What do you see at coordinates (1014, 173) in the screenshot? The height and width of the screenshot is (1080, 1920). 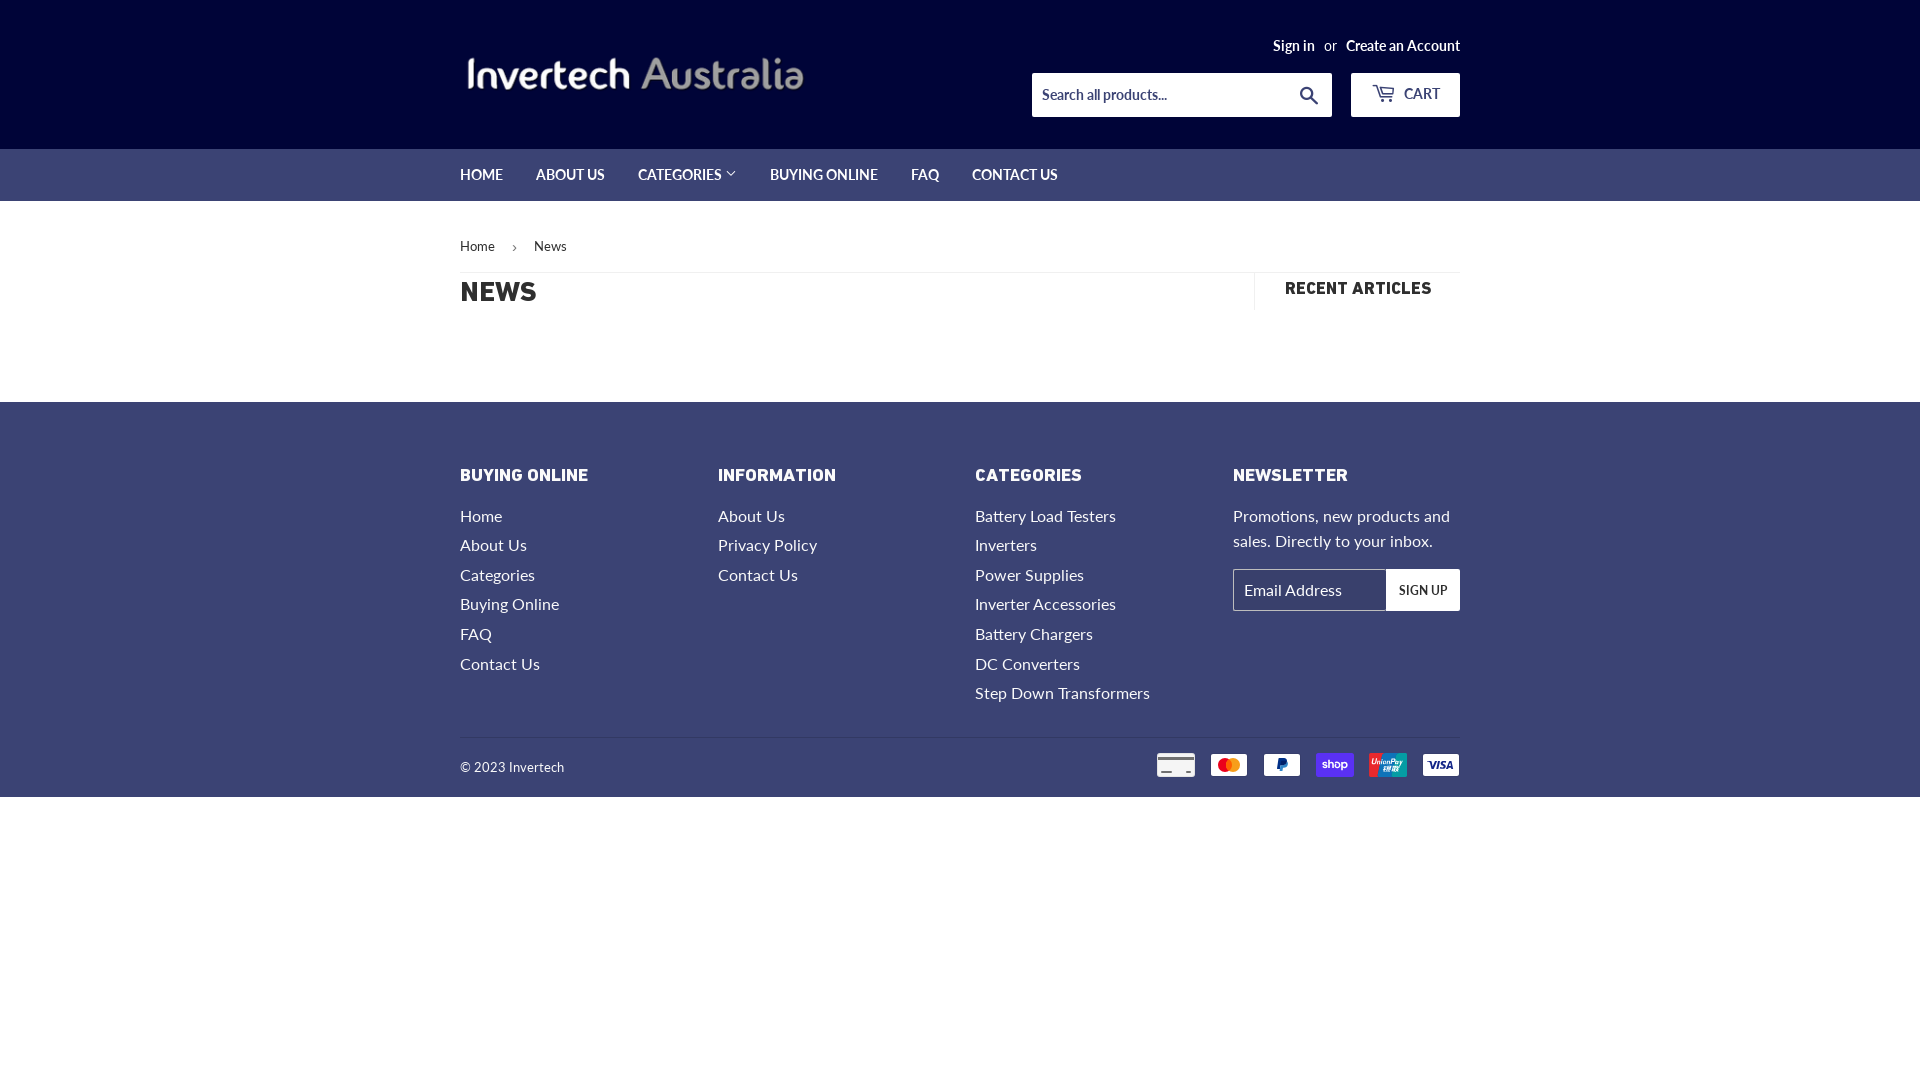 I see `'CONTACT US'` at bounding box center [1014, 173].